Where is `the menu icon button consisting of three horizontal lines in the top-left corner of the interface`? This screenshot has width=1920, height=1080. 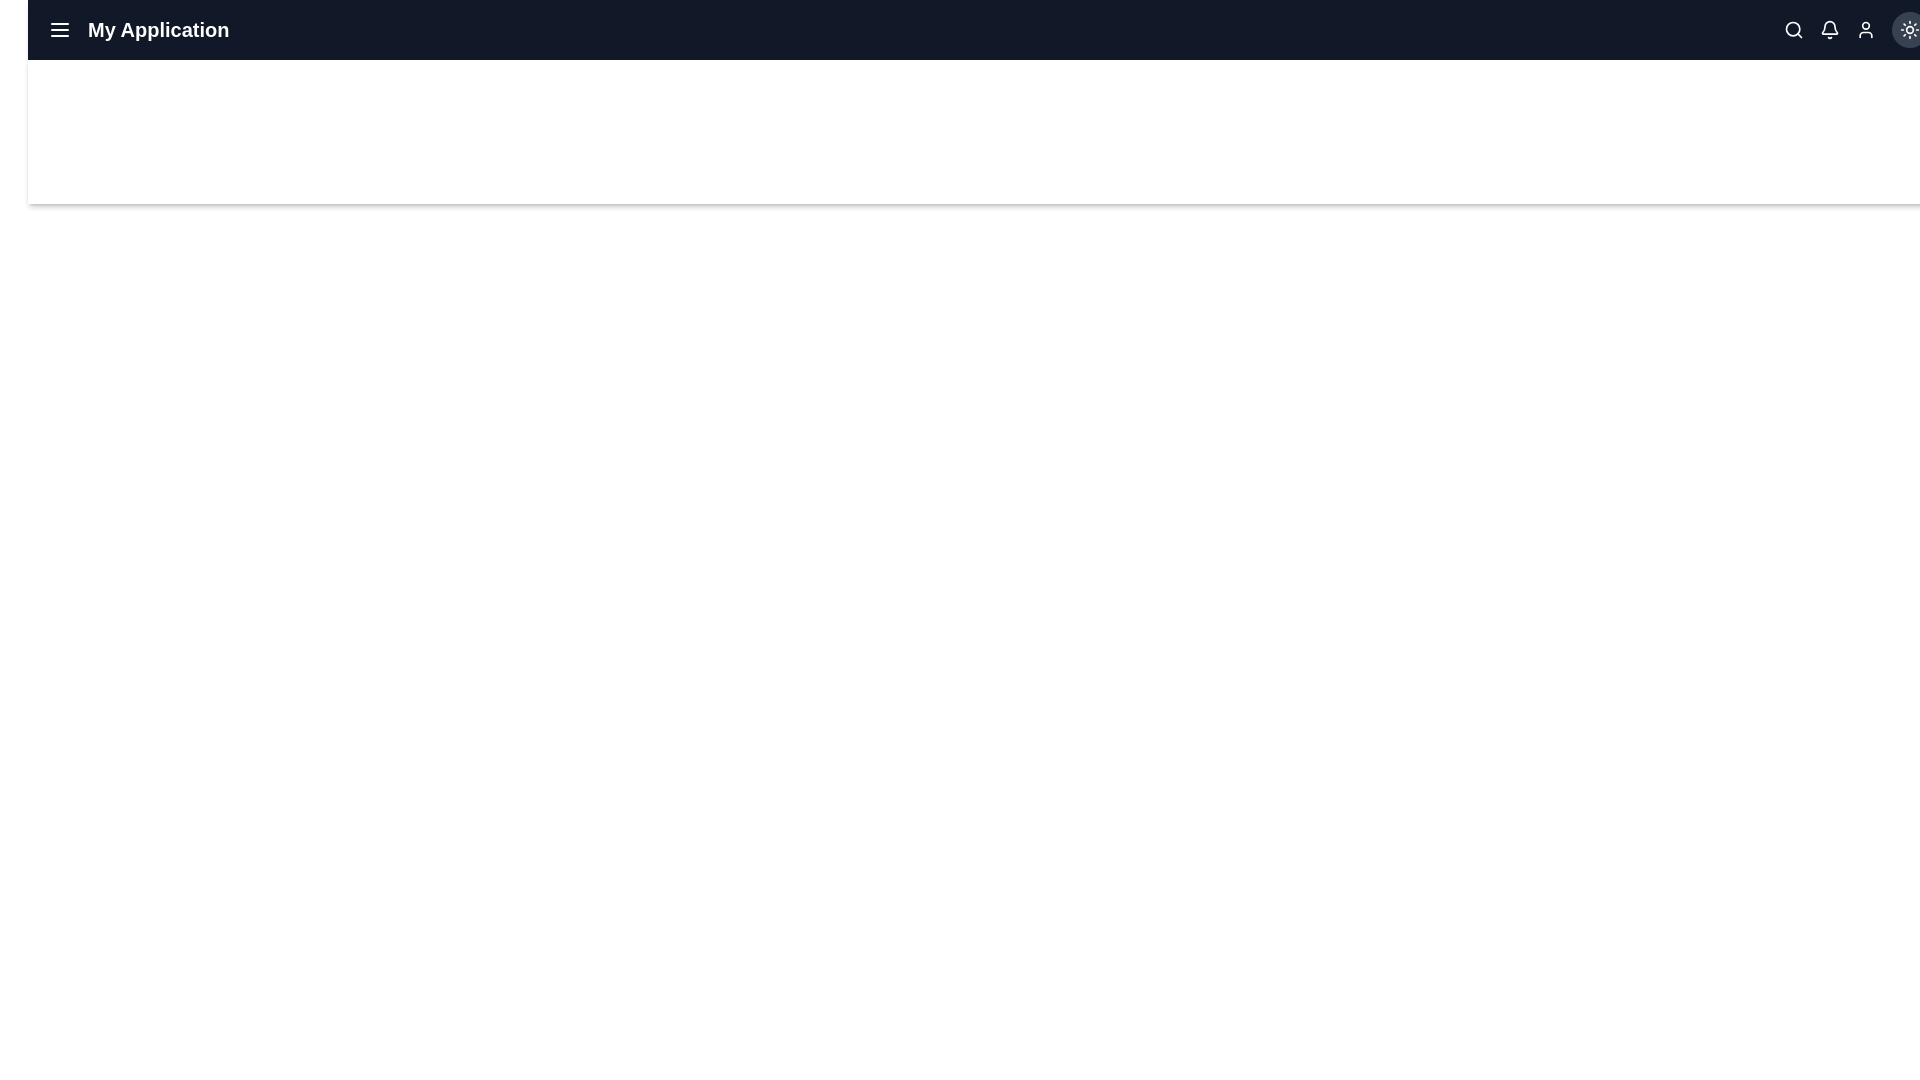
the menu icon button consisting of three horizontal lines in the top-left corner of the interface is located at coordinates (59, 30).